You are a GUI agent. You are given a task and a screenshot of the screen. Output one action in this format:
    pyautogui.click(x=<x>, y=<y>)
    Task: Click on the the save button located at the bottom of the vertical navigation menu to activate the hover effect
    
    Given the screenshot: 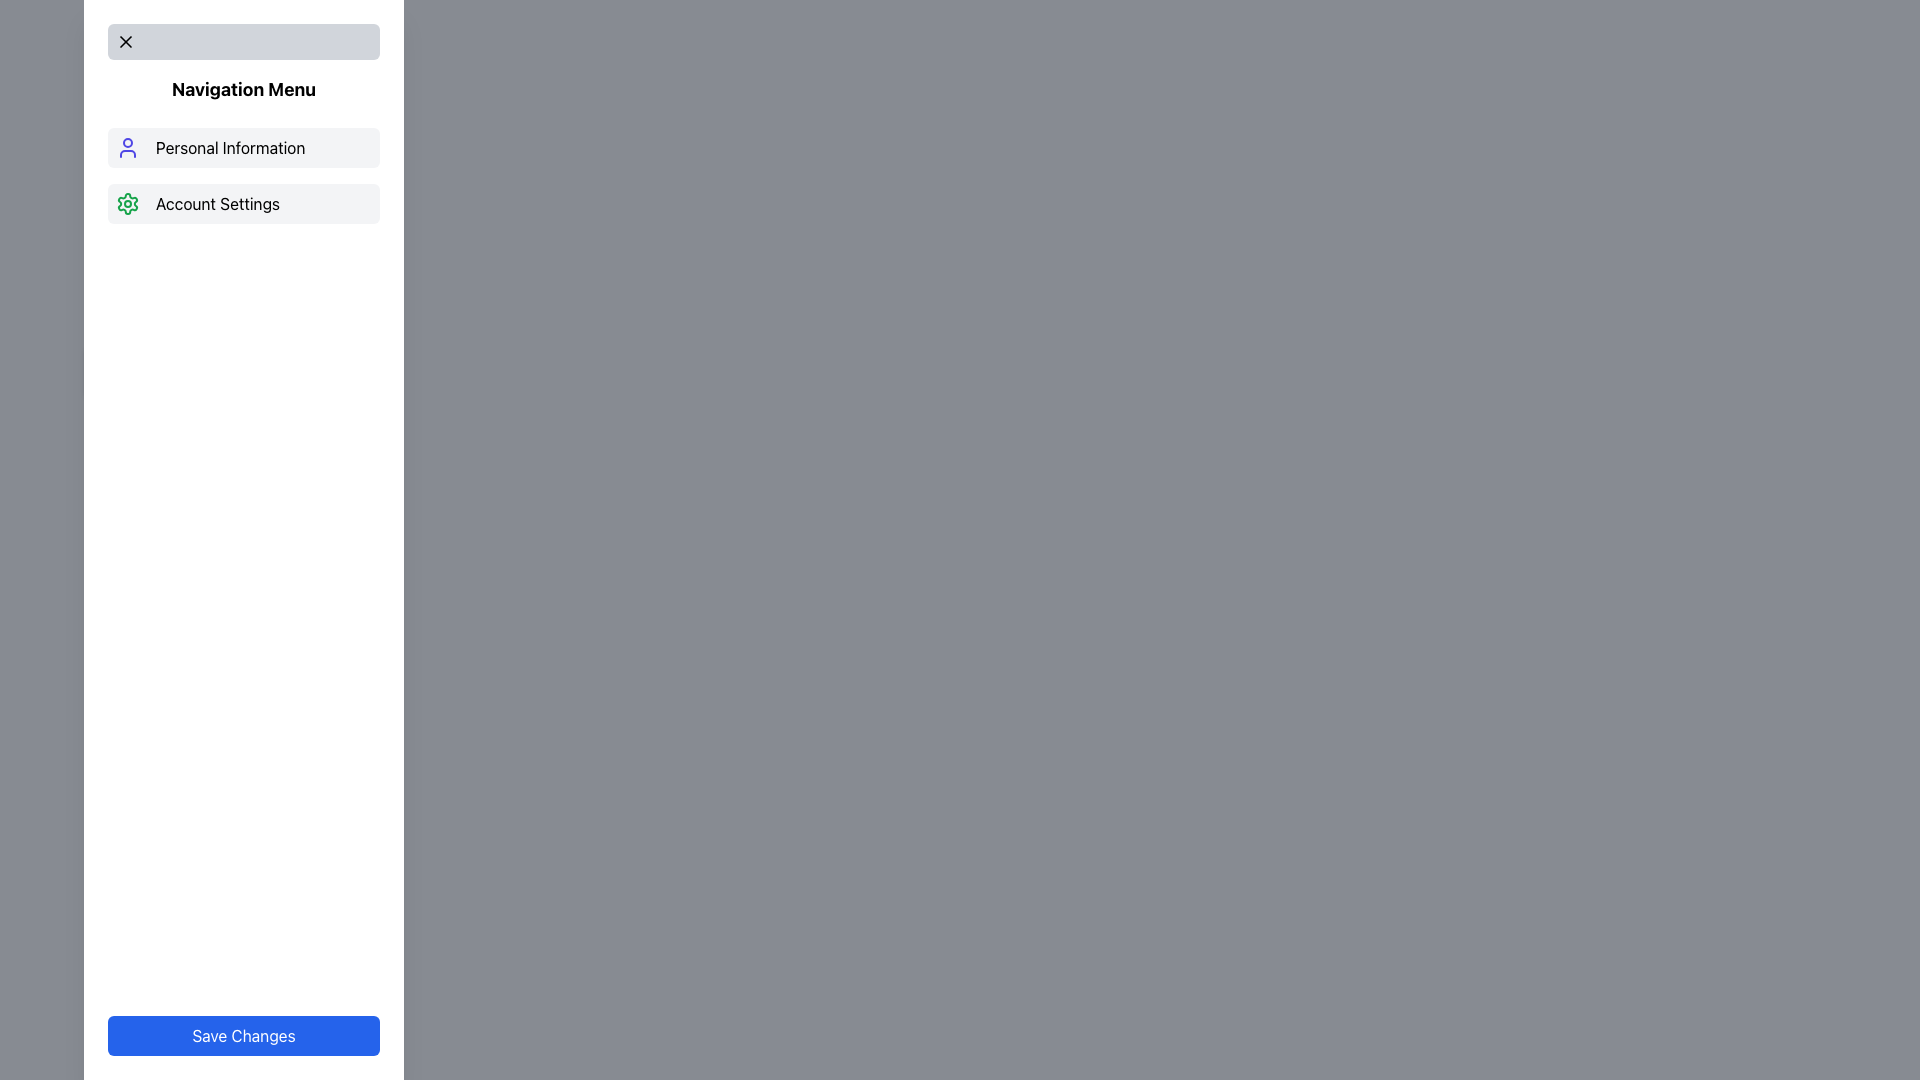 What is the action you would take?
    pyautogui.click(x=243, y=1035)
    